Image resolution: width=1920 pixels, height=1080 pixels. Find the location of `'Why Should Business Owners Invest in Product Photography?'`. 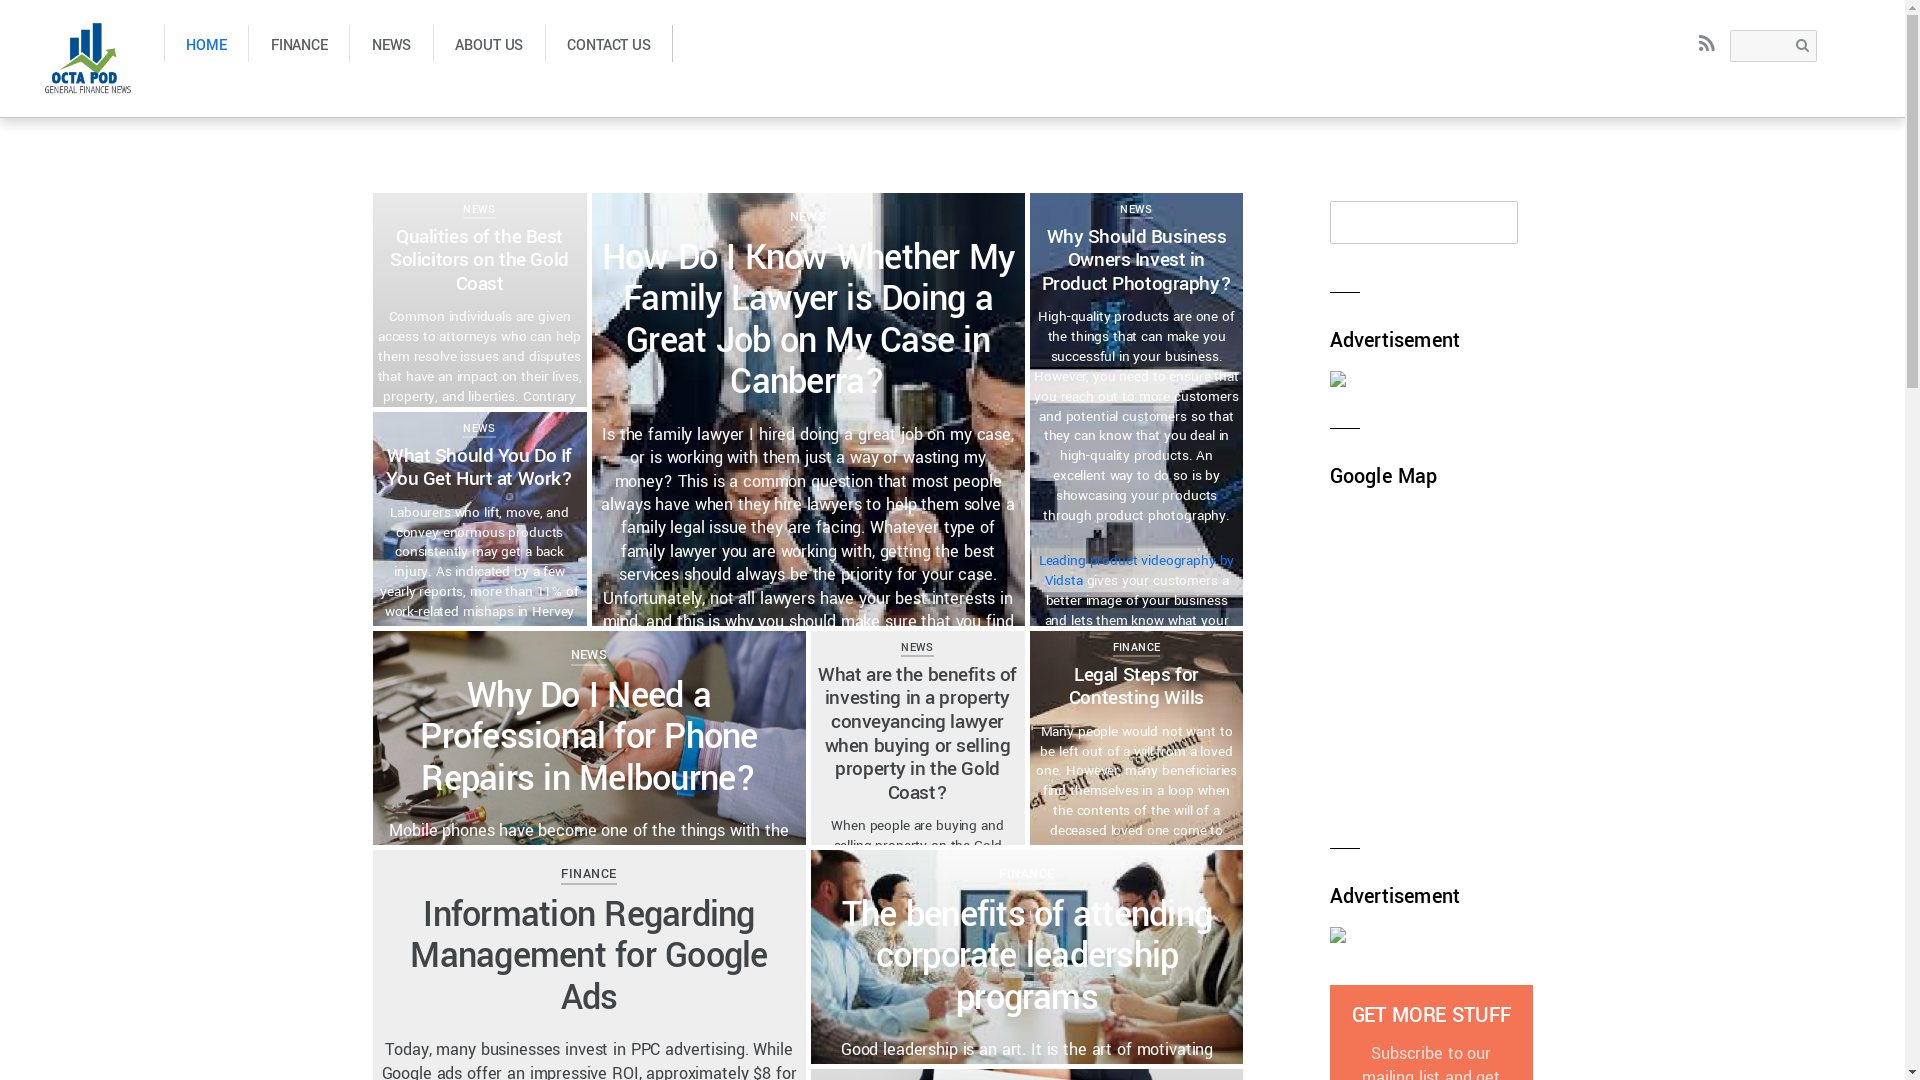

'Why Should Business Owners Invest in Product Photography?' is located at coordinates (1040, 259).